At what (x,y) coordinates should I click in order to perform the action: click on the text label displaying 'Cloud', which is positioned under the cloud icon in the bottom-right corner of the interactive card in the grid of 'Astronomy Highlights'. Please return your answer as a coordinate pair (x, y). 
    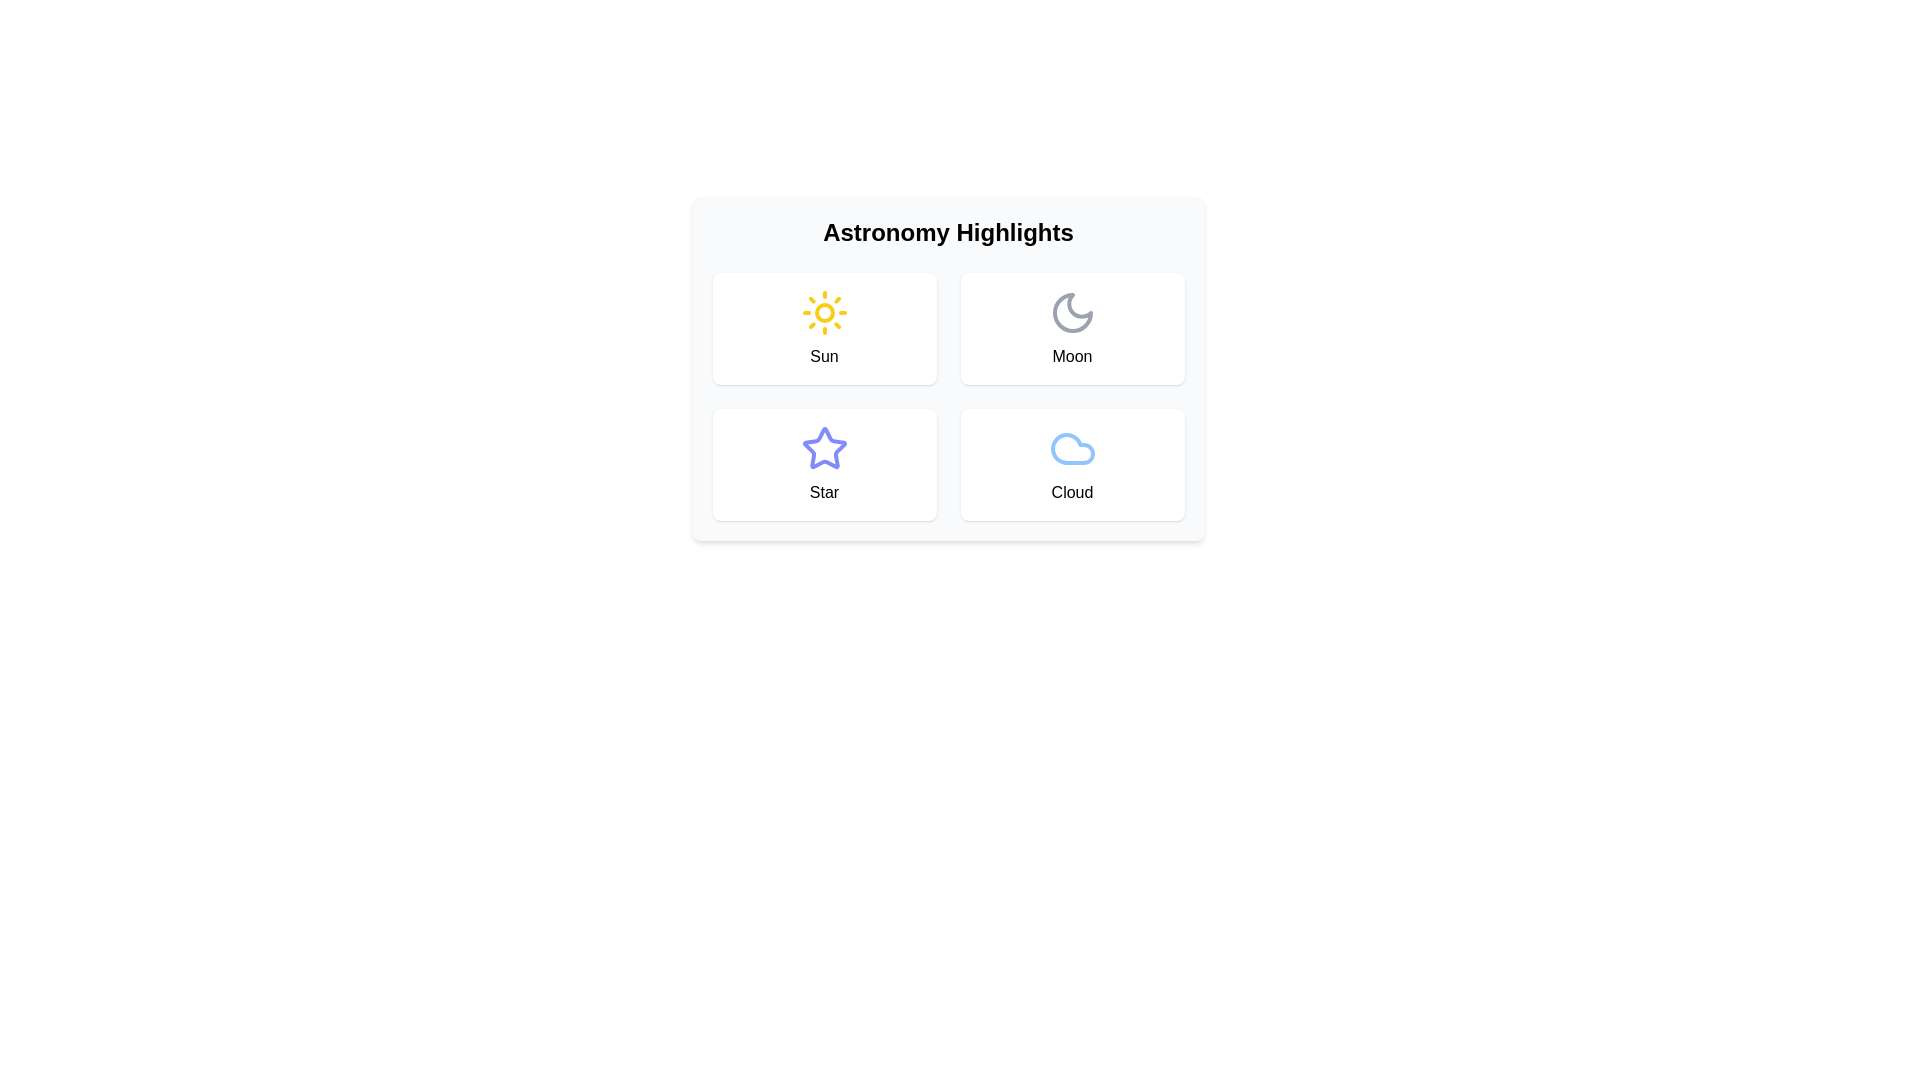
    Looking at the image, I should click on (1071, 493).